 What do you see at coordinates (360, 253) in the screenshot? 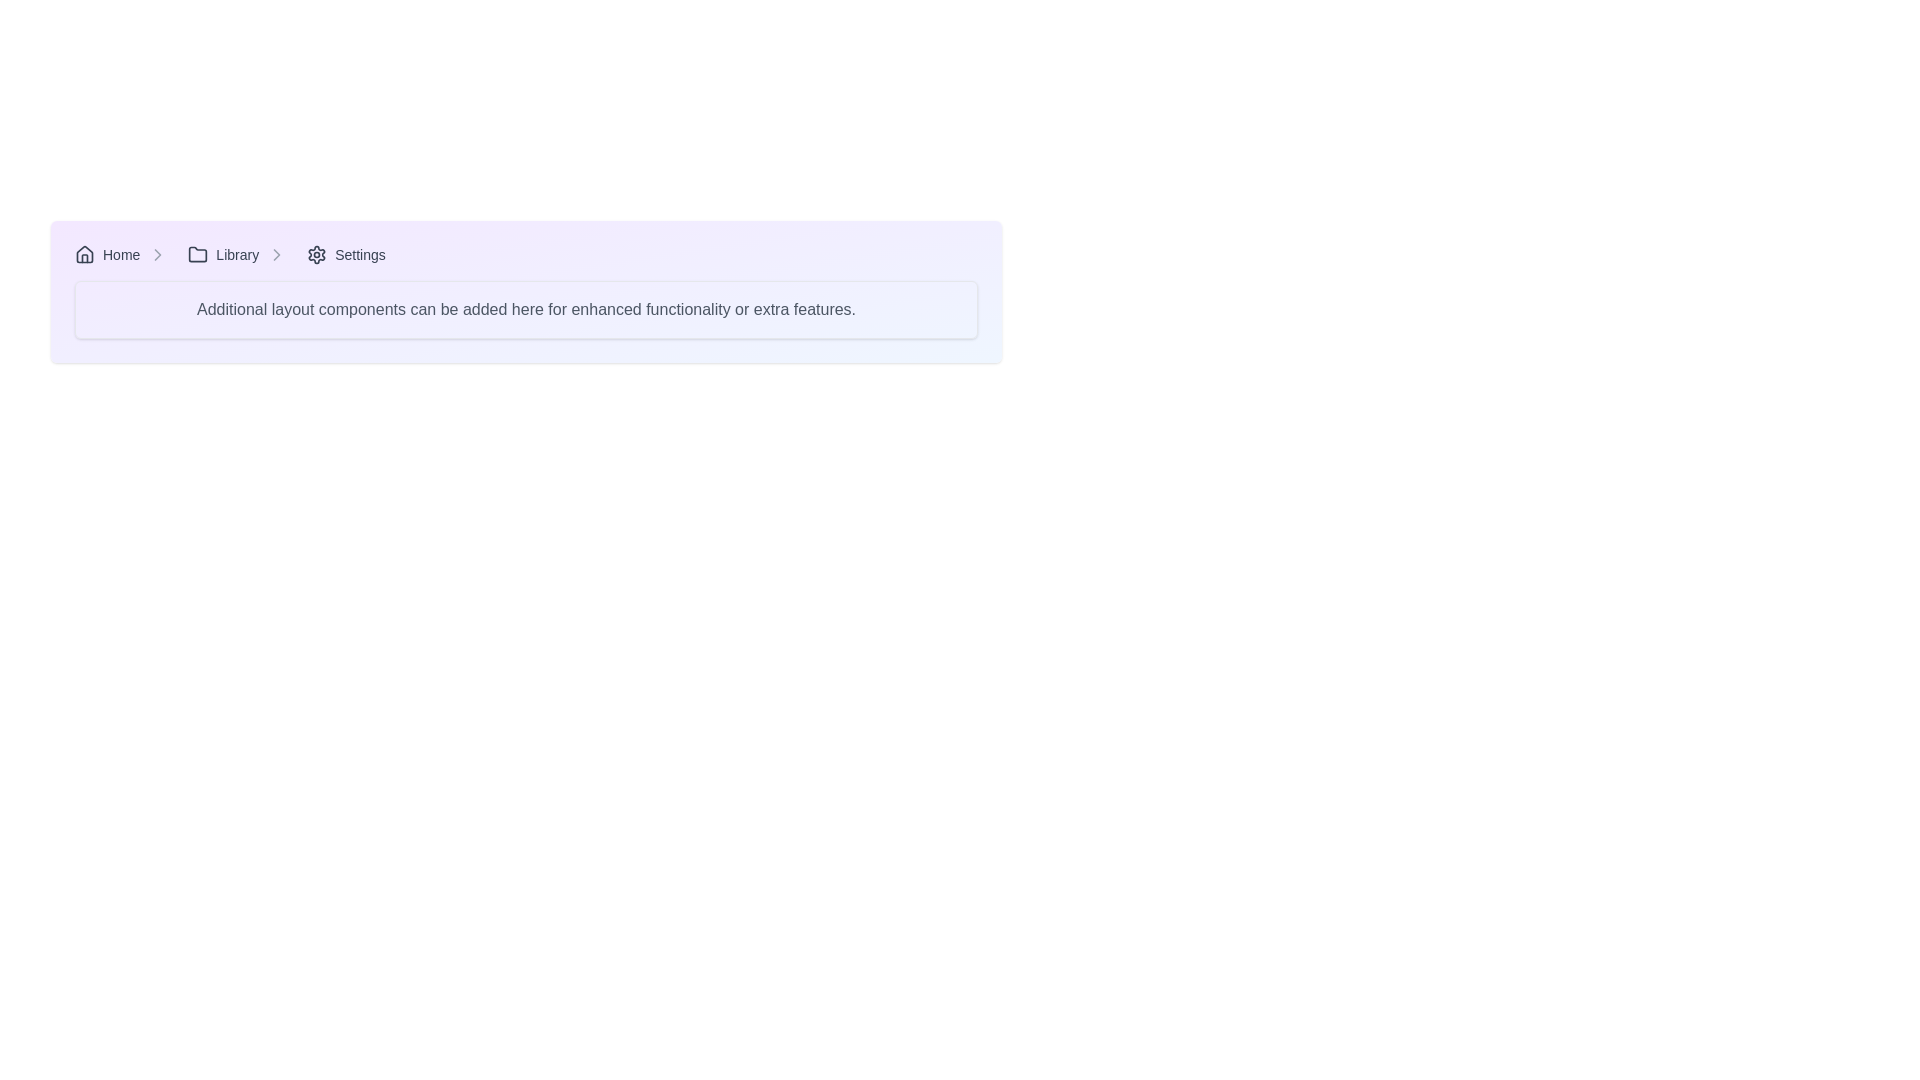
I see `the 'Settings' text label located in the top-center navigation bar, which is part of a clickable link area next to a gear icon` at bounding box center [360, 253].